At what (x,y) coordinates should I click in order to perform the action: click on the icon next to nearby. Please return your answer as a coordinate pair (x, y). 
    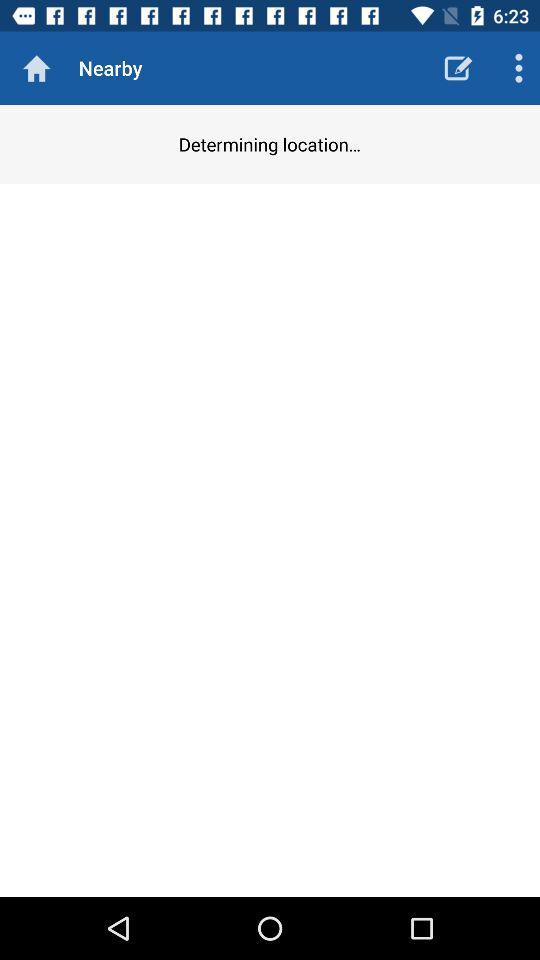
    Looking at the image, I should click on (36, 68).